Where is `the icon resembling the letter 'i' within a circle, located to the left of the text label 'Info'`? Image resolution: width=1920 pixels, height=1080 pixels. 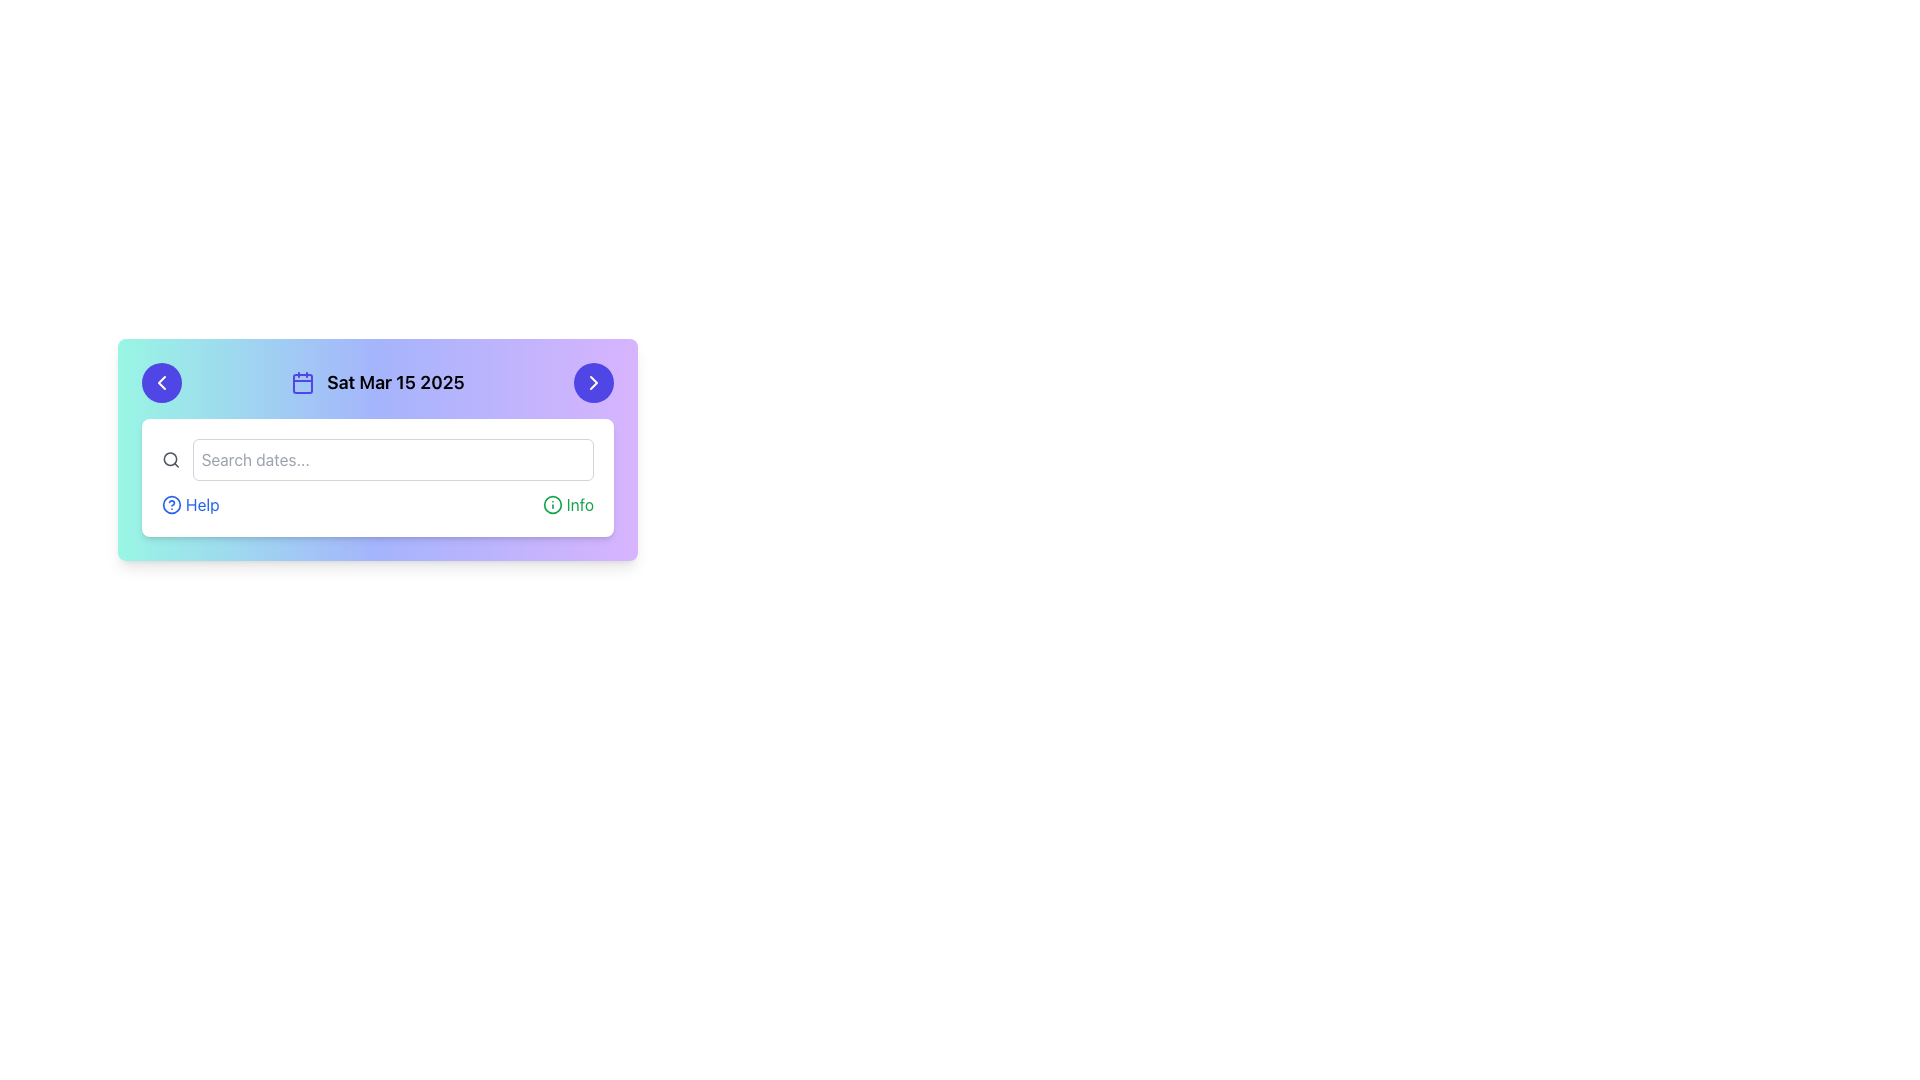 the icon resembling the letter 'i' within a circle, located to the left of the text label 'Info' is located at coordinates (552, 504).